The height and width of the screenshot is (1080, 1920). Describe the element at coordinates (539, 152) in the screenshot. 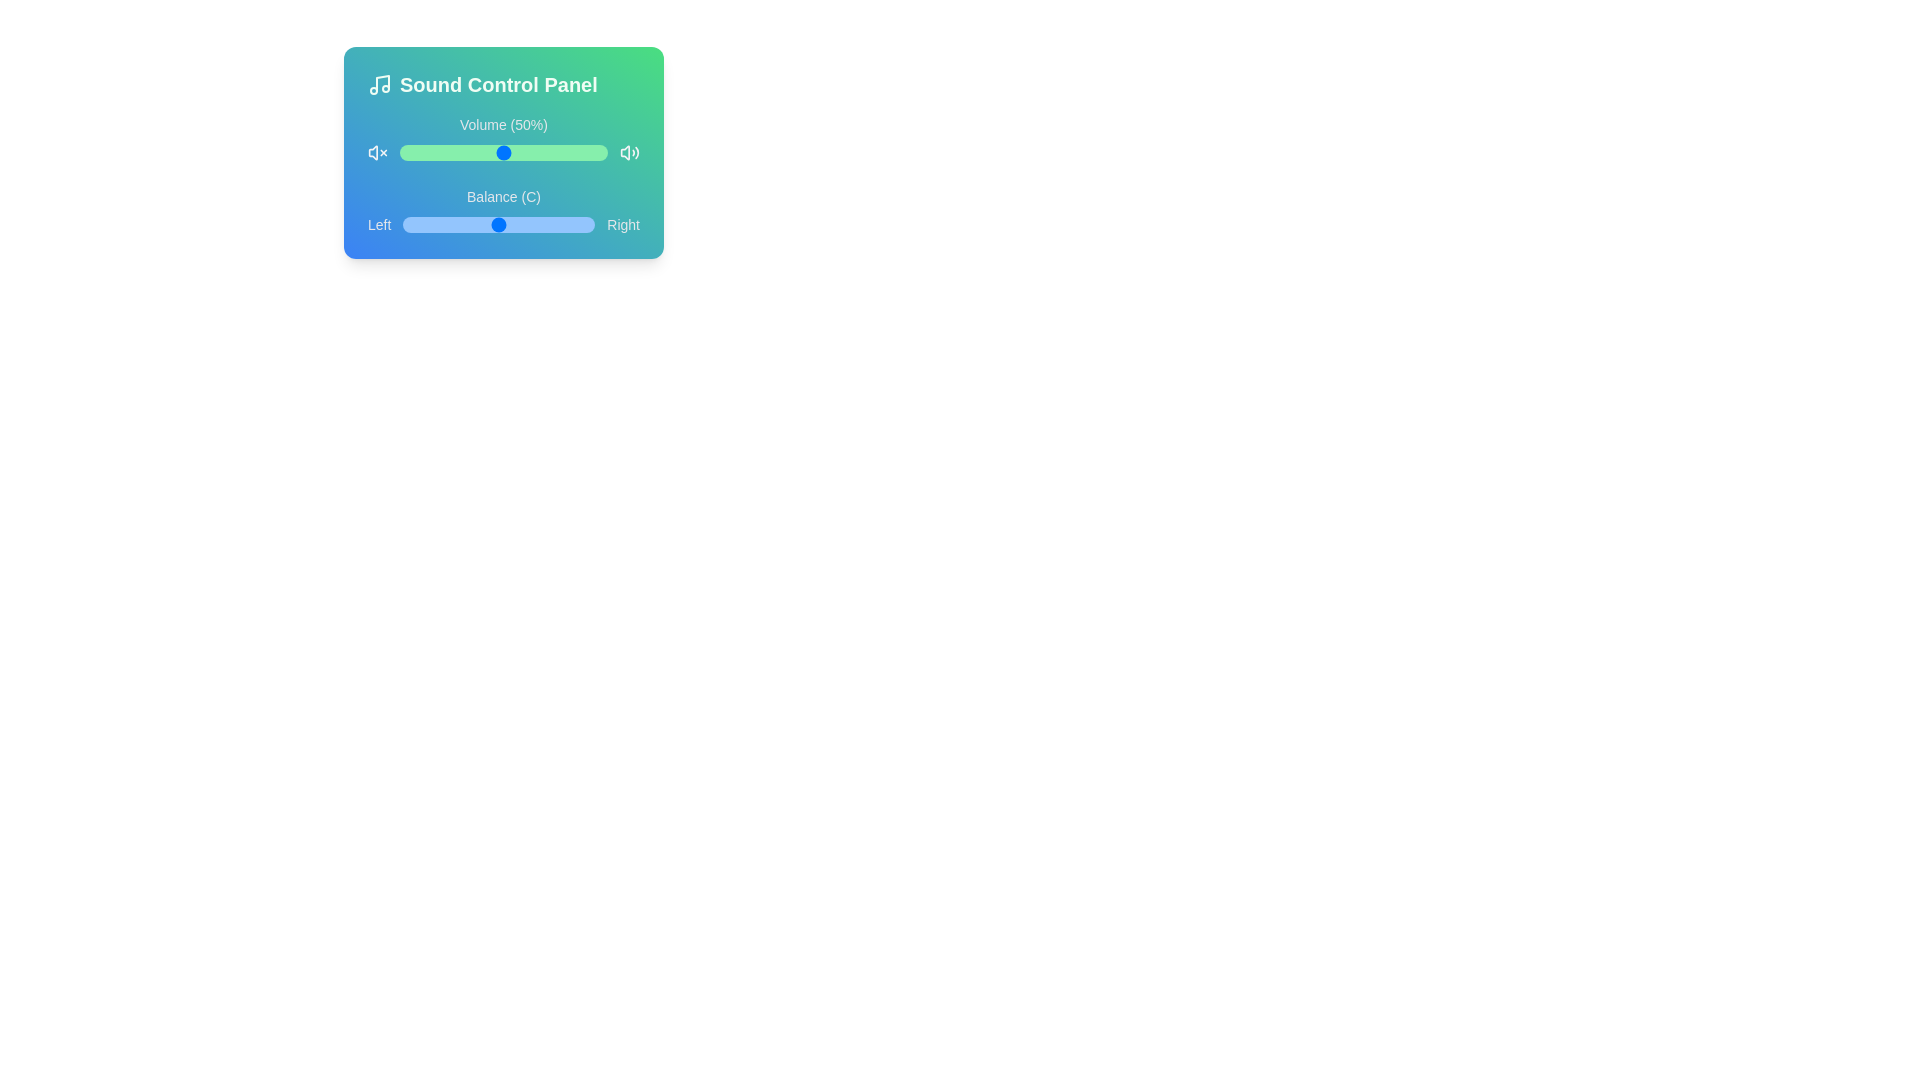

I see `the volume slider` at that location.